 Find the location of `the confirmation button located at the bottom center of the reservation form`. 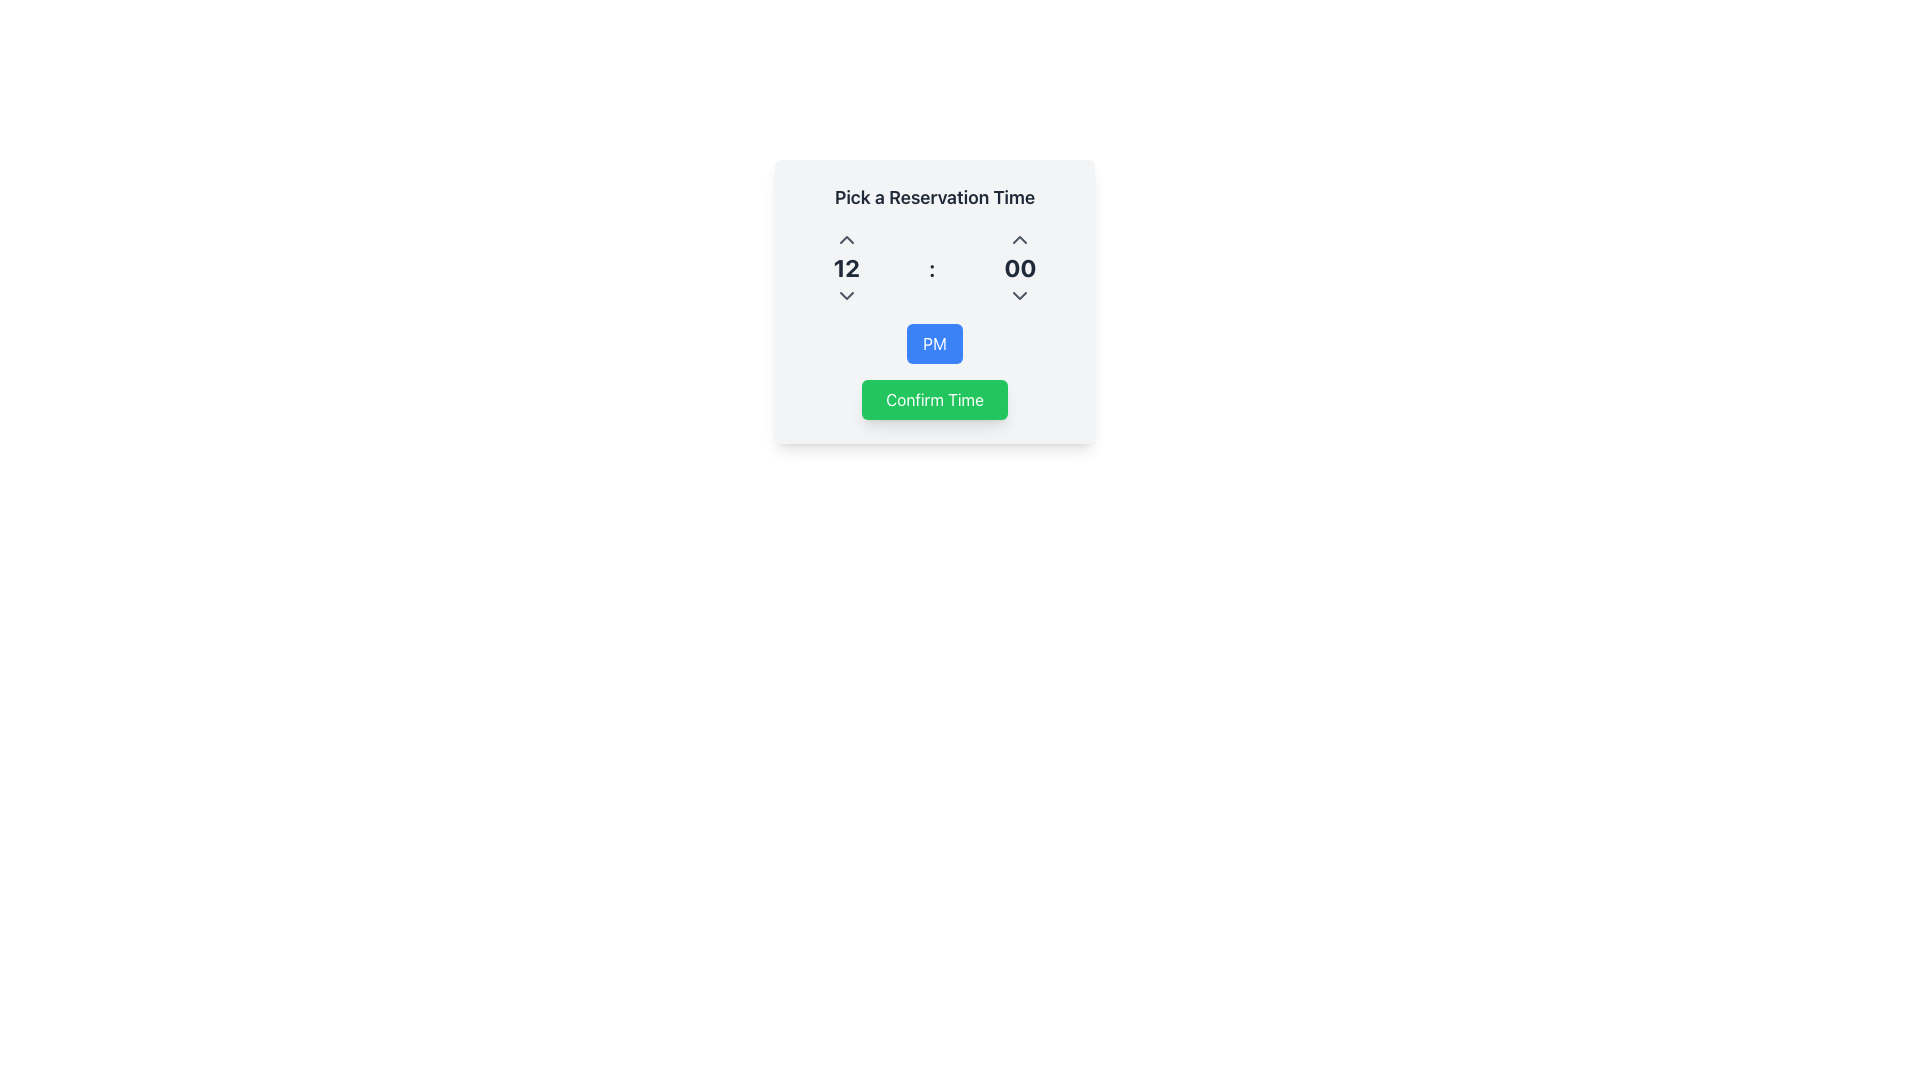

the confirmation button located at the bottom center of the reservation form is located at coordinates (934, 400).